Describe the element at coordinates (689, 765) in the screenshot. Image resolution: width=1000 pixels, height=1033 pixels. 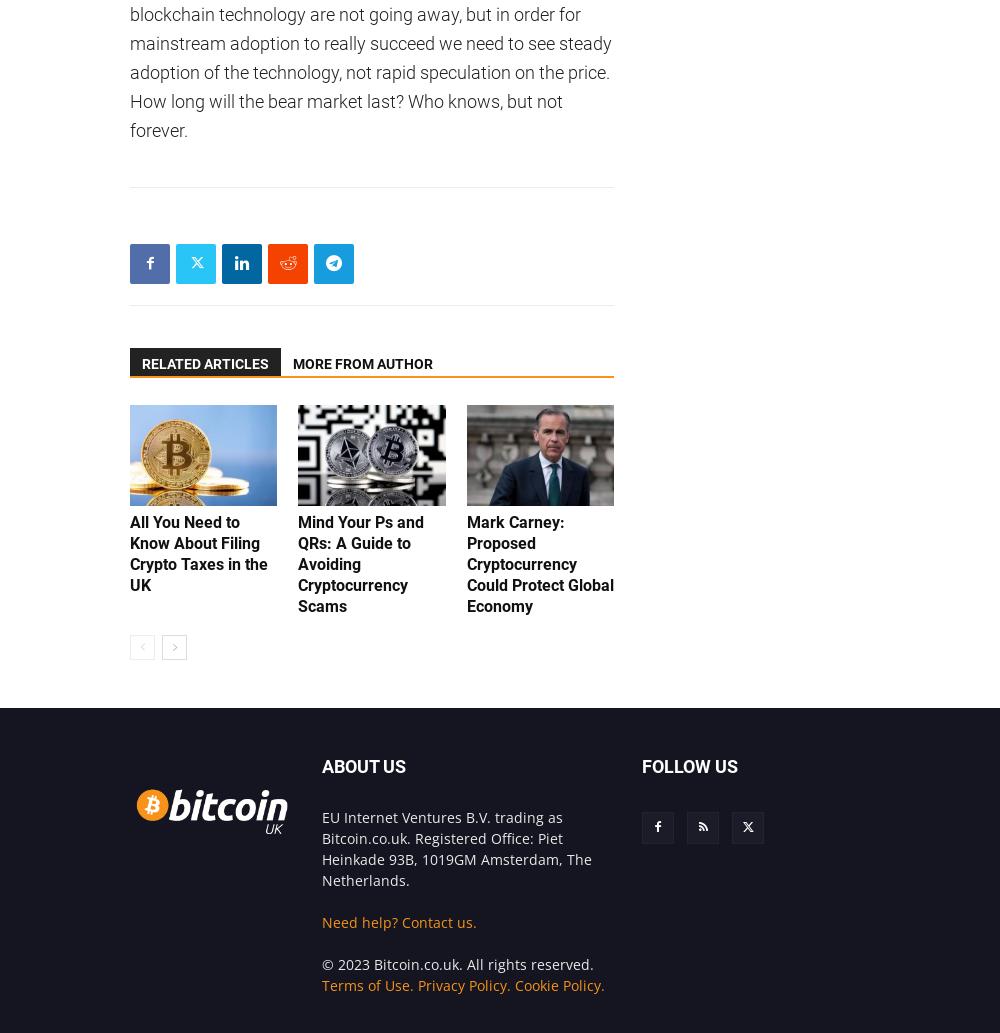
I see `'FOLLOW US'` at that location.